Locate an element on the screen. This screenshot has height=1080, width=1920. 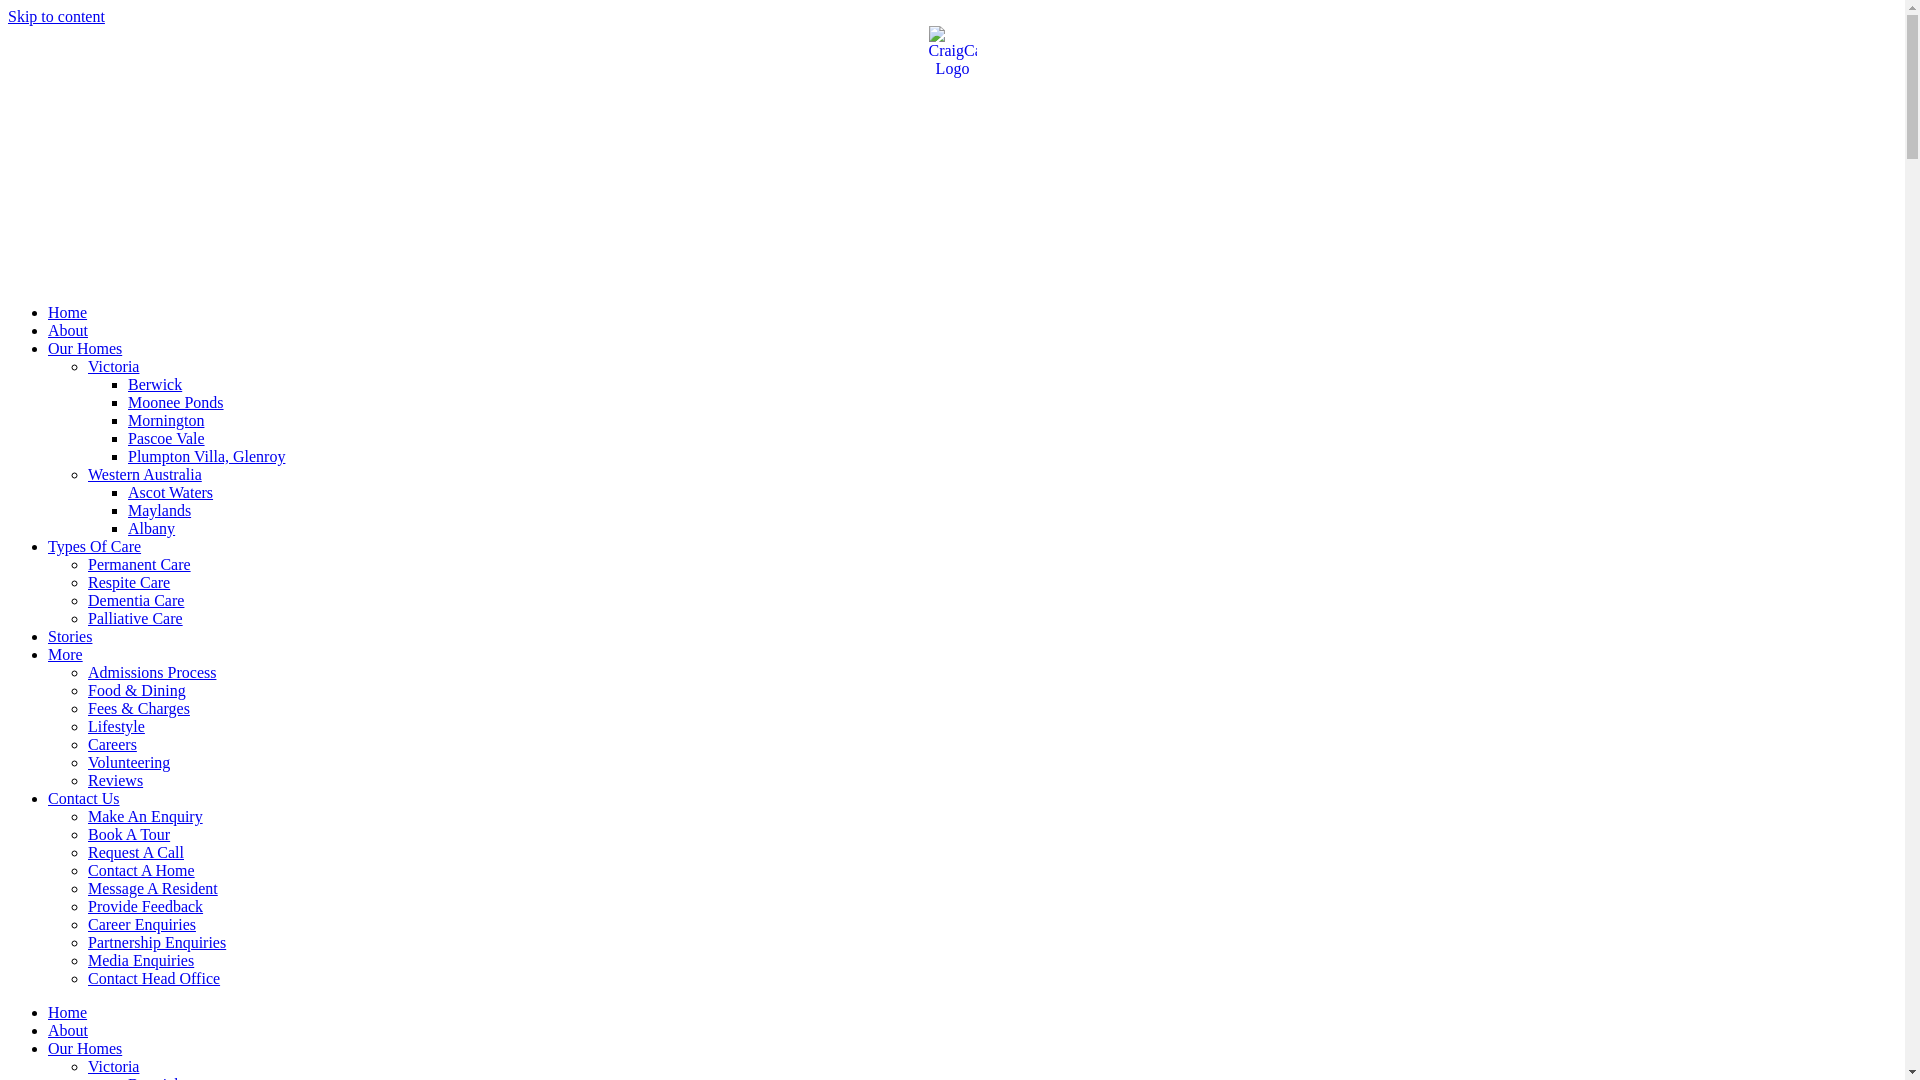
'Request A Call' is located at coordinates (134, 852).